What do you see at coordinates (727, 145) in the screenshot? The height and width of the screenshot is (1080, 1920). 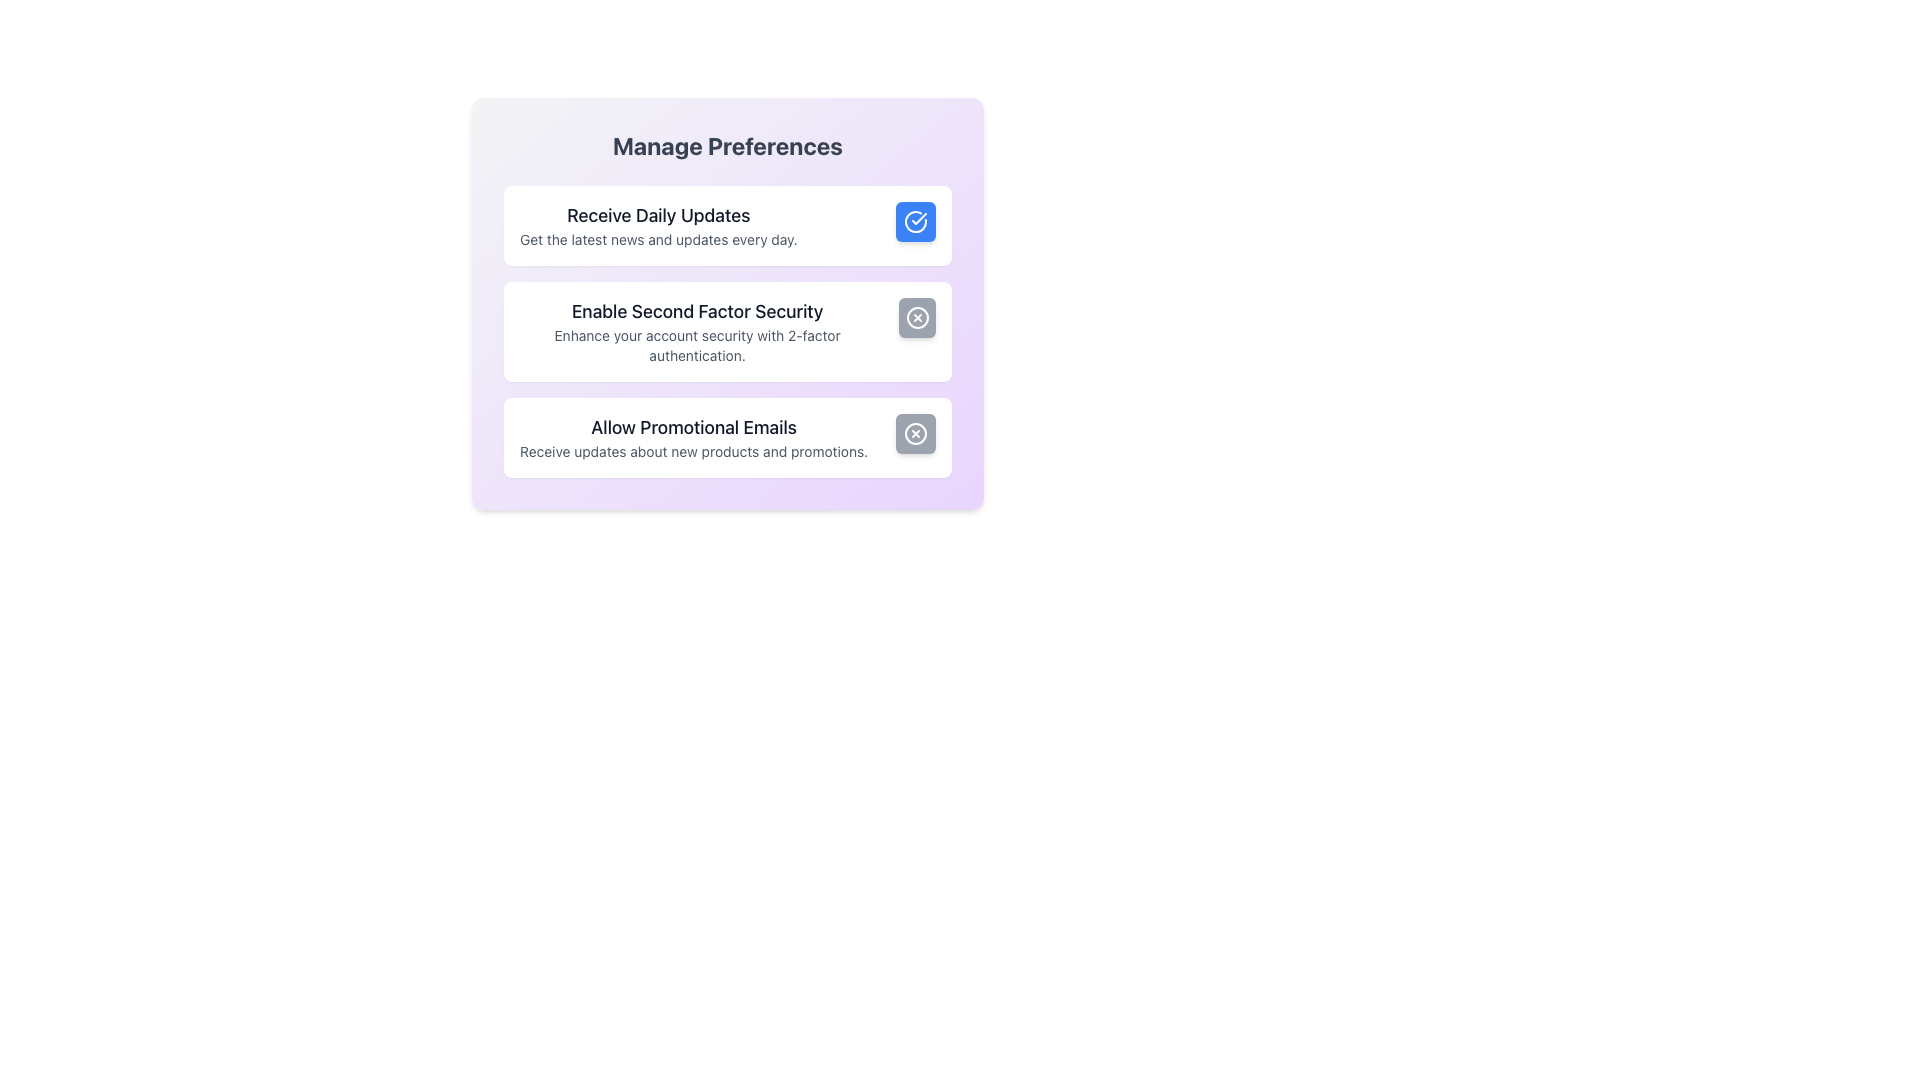 I see `the 'Manage Preferences' header label, which is a bold, dark gray text centered at the top of a light purple gradient box with rounded corners` at bounding box center [727, 145].